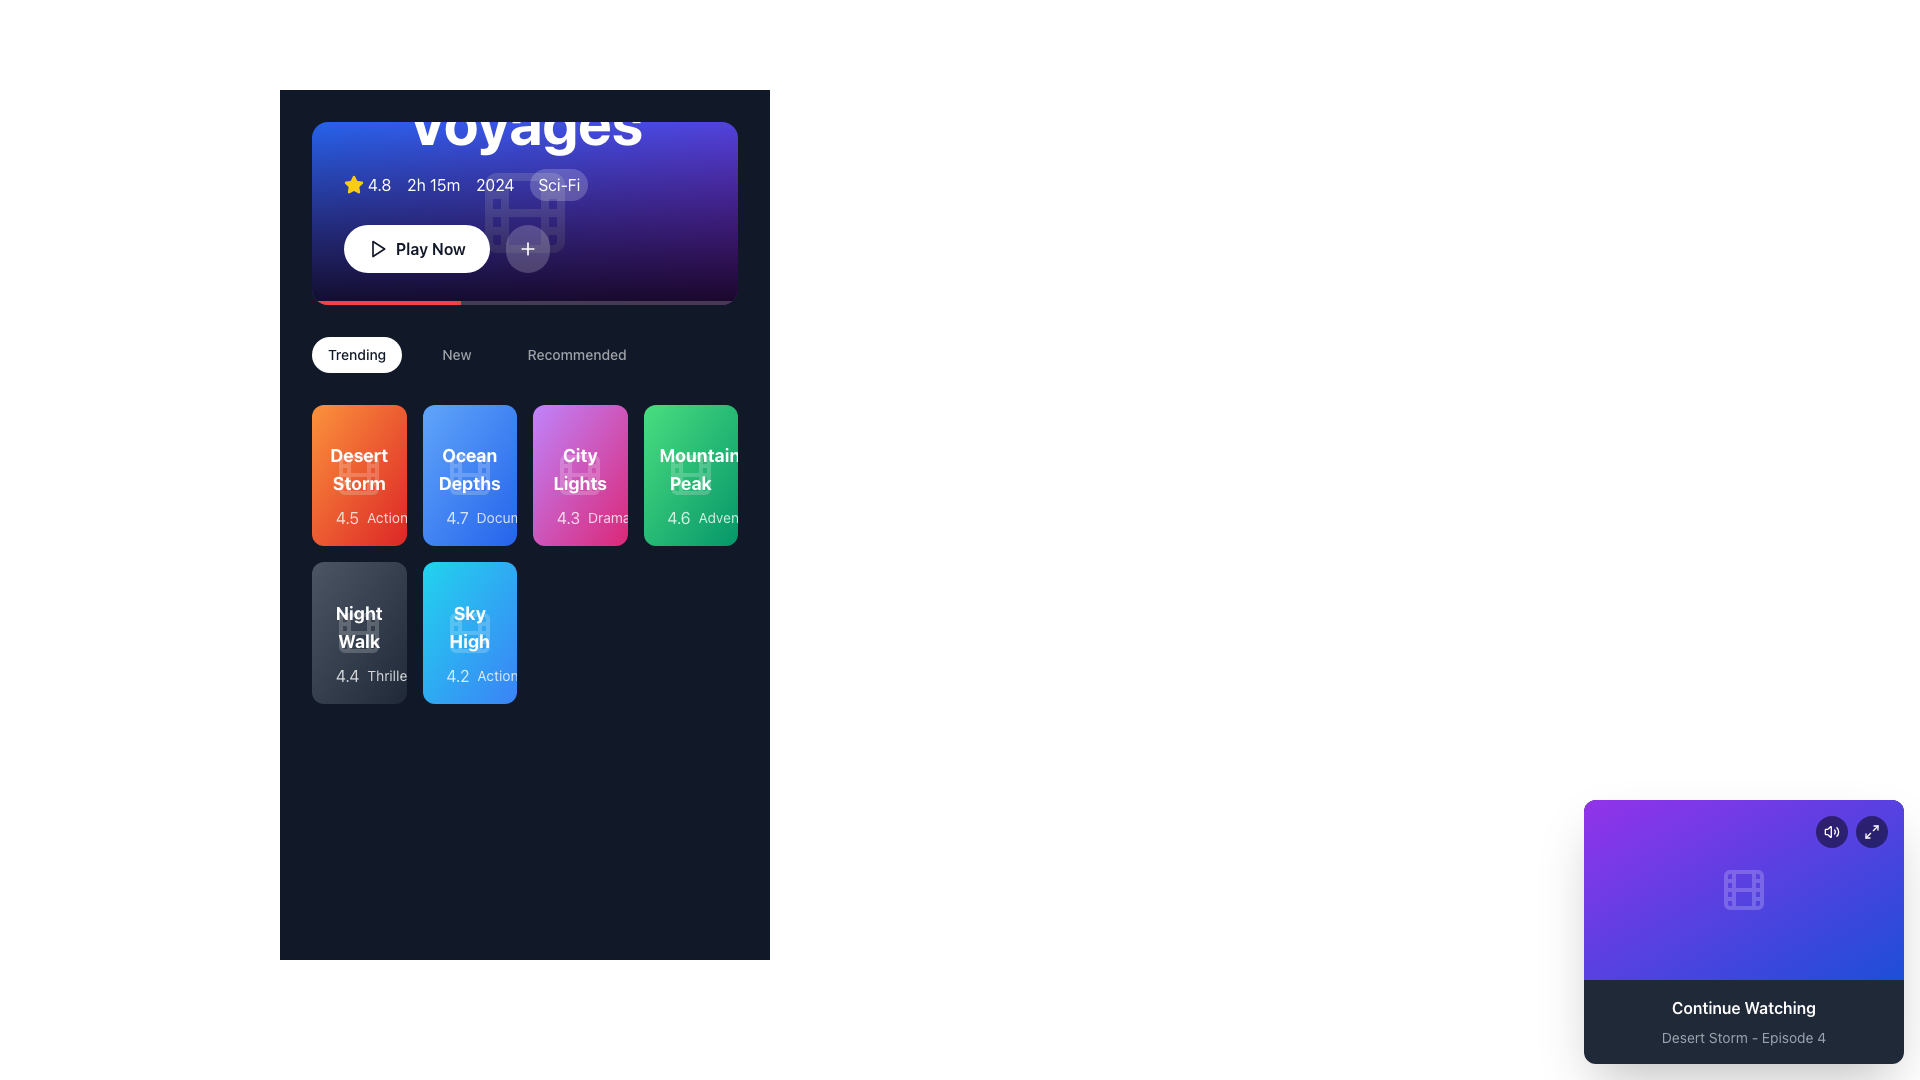 The height and width of the screenshot is (1080, 1920). Describe the element at coordinates (1832, 832) in the screenshot. I see `the sound-related icon button located in the bottom-right corner of the interface` at that location.